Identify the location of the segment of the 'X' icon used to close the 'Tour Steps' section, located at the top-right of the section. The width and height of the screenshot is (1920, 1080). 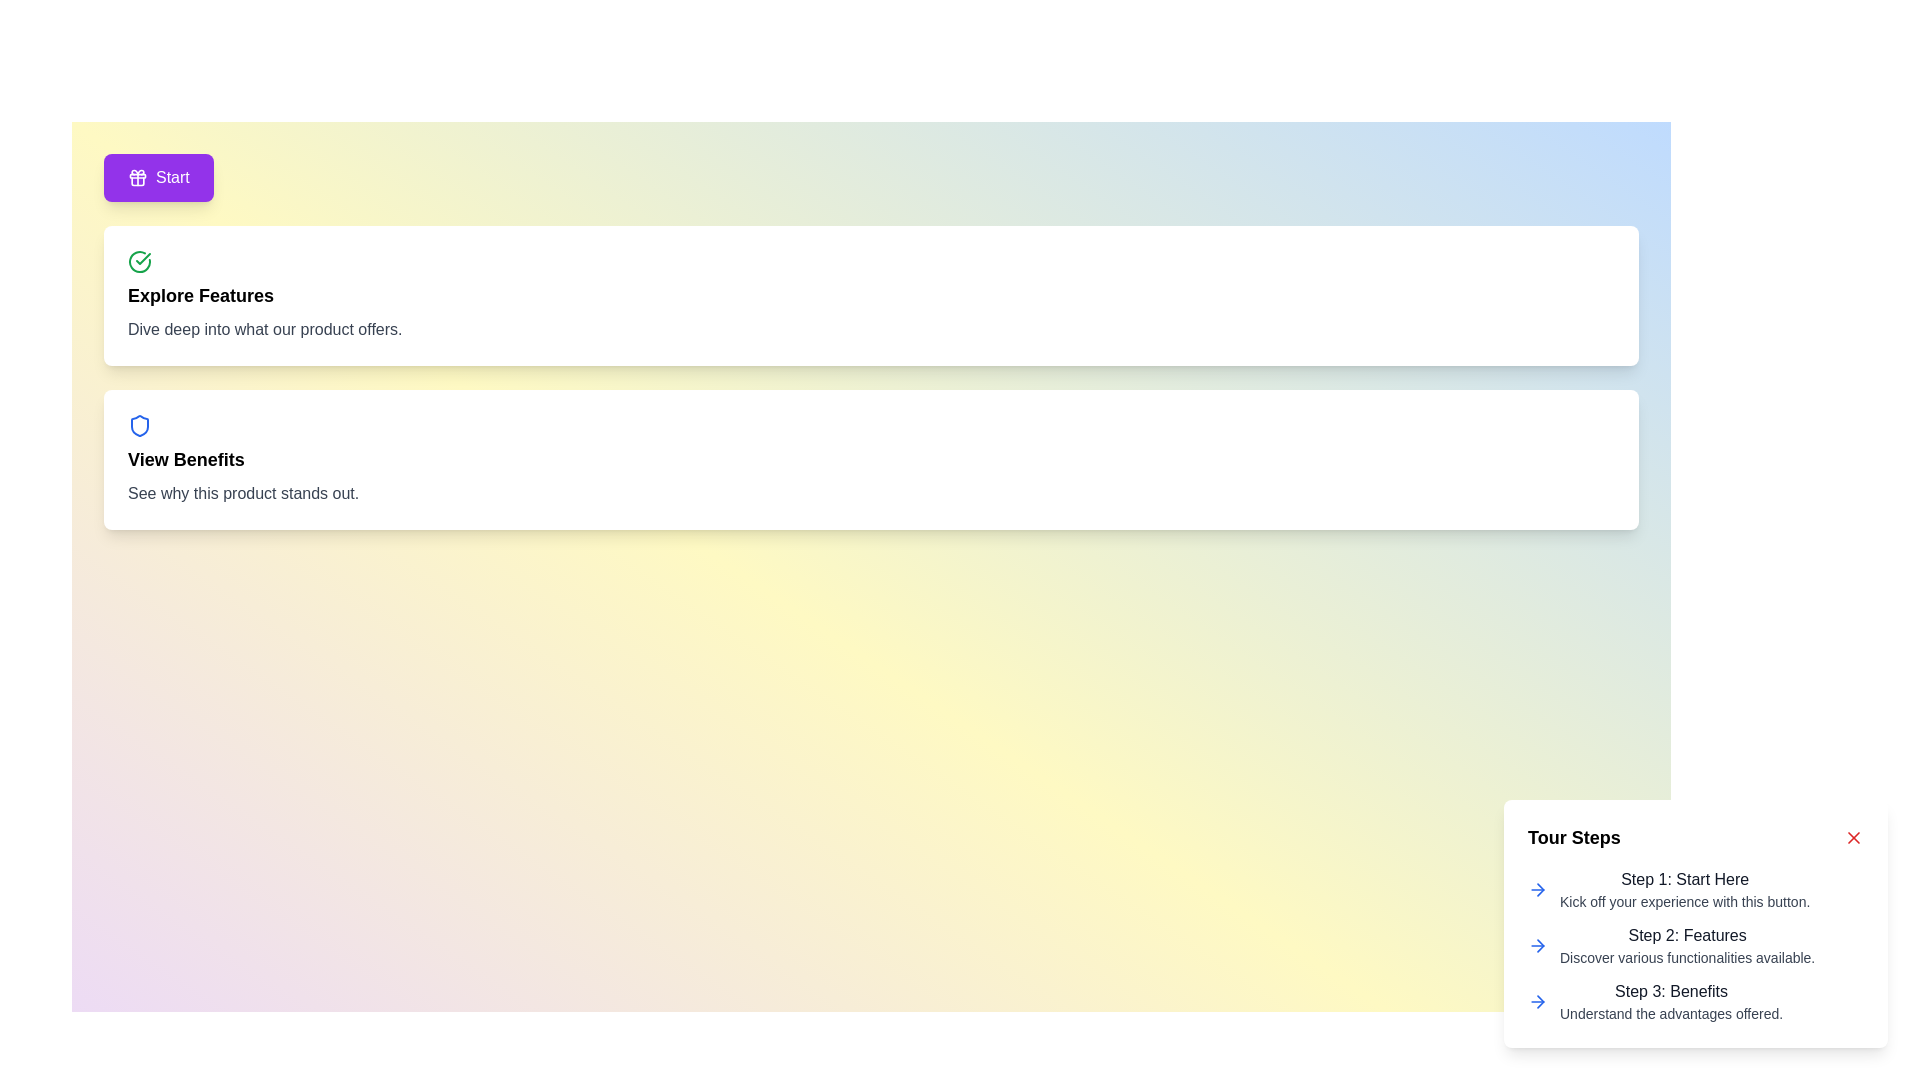
(1852, 837).